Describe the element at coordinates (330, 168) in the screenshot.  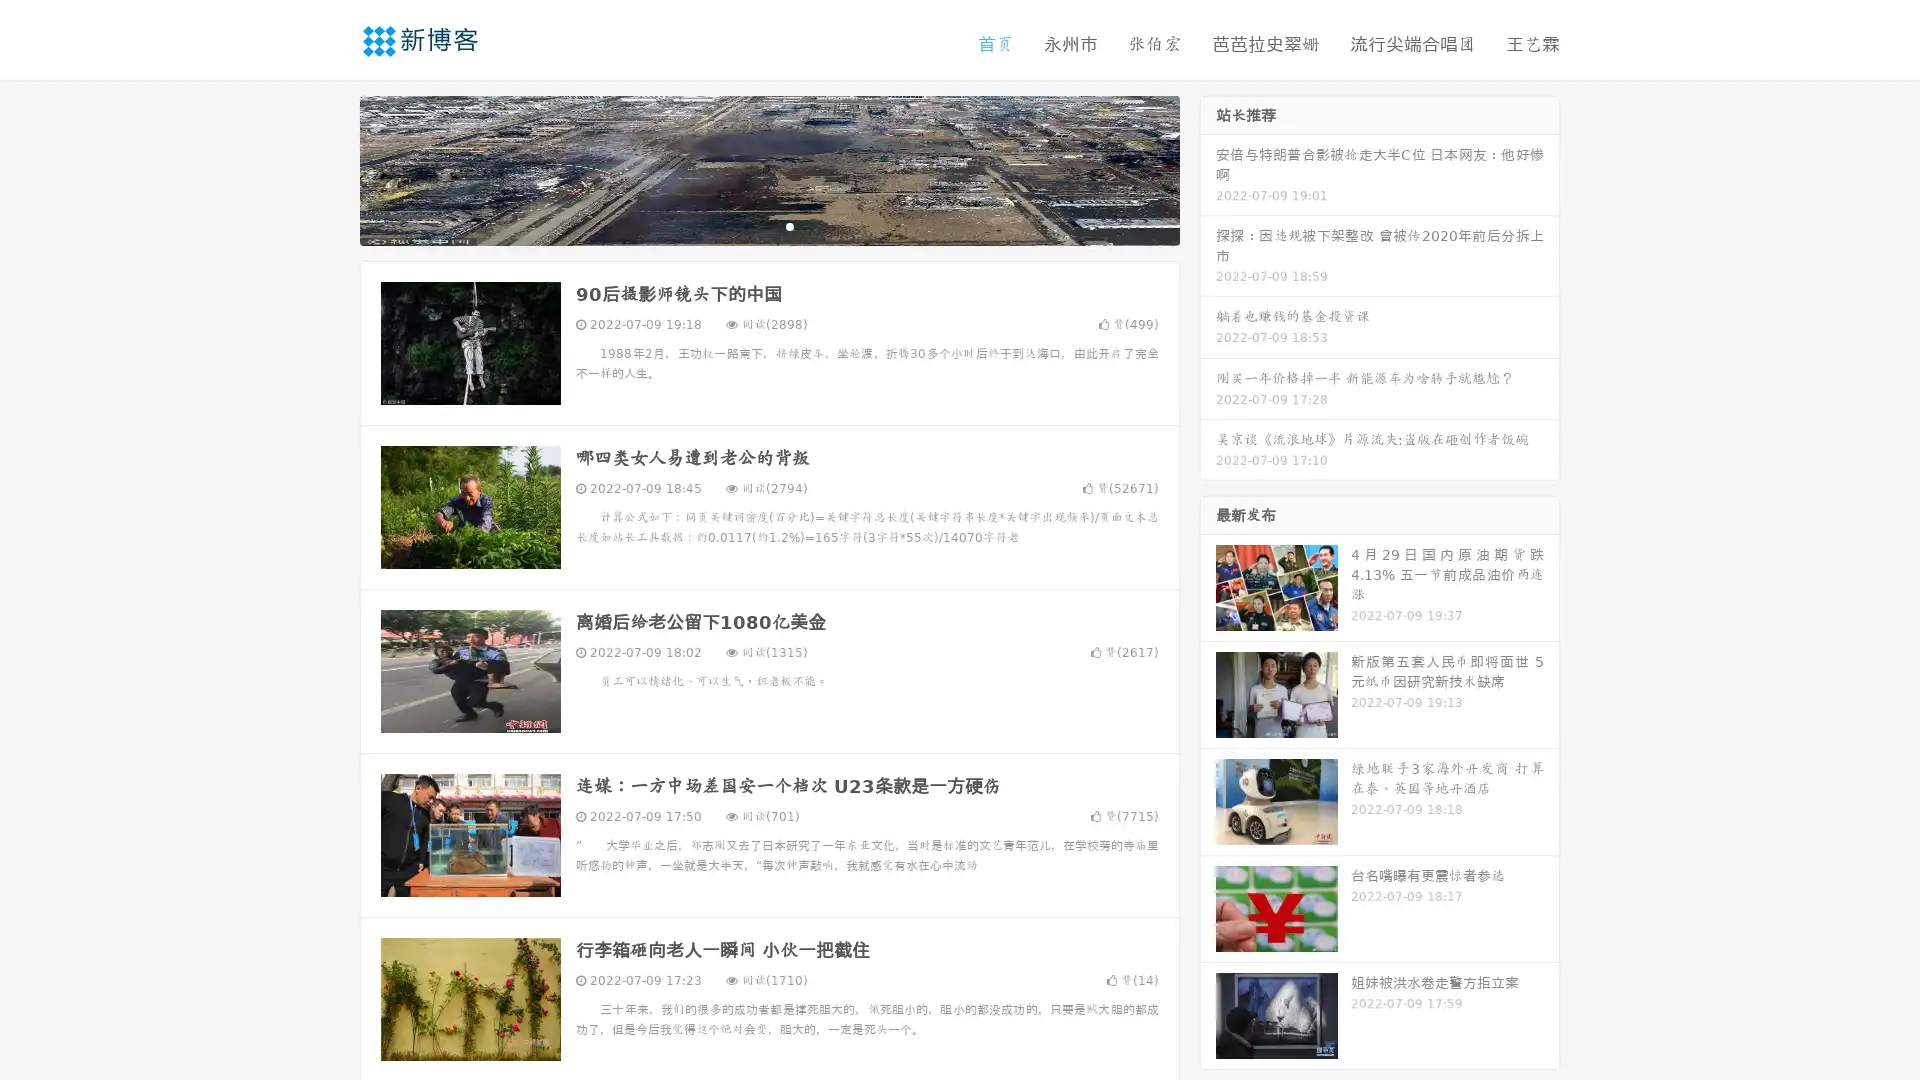
I see `Previous slide` at that location.